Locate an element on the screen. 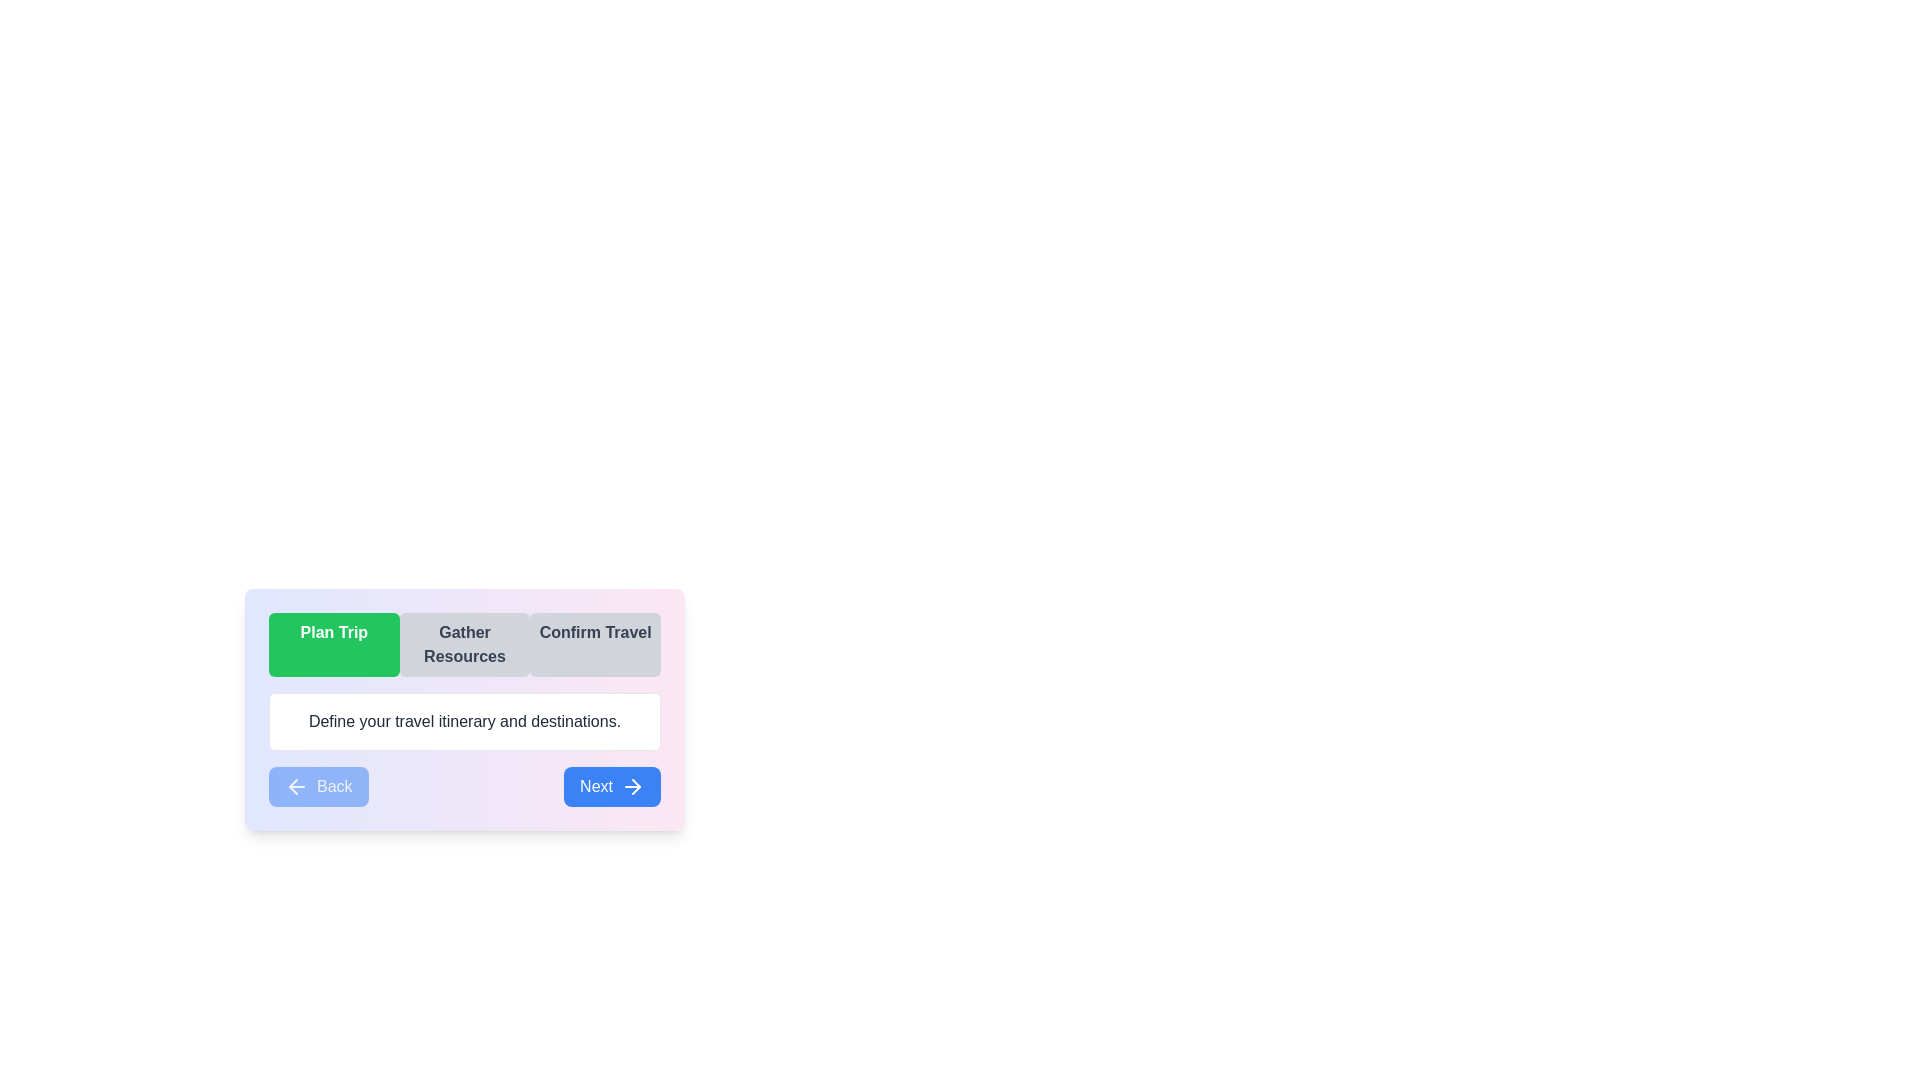 This screenshot has height=1080, width=1920. the 'Confirm Travel' button, which is a rectangular button with a gray background and bold dark gray text, positioned as the third button in a horizontal group is located at coordinates (594, 644).